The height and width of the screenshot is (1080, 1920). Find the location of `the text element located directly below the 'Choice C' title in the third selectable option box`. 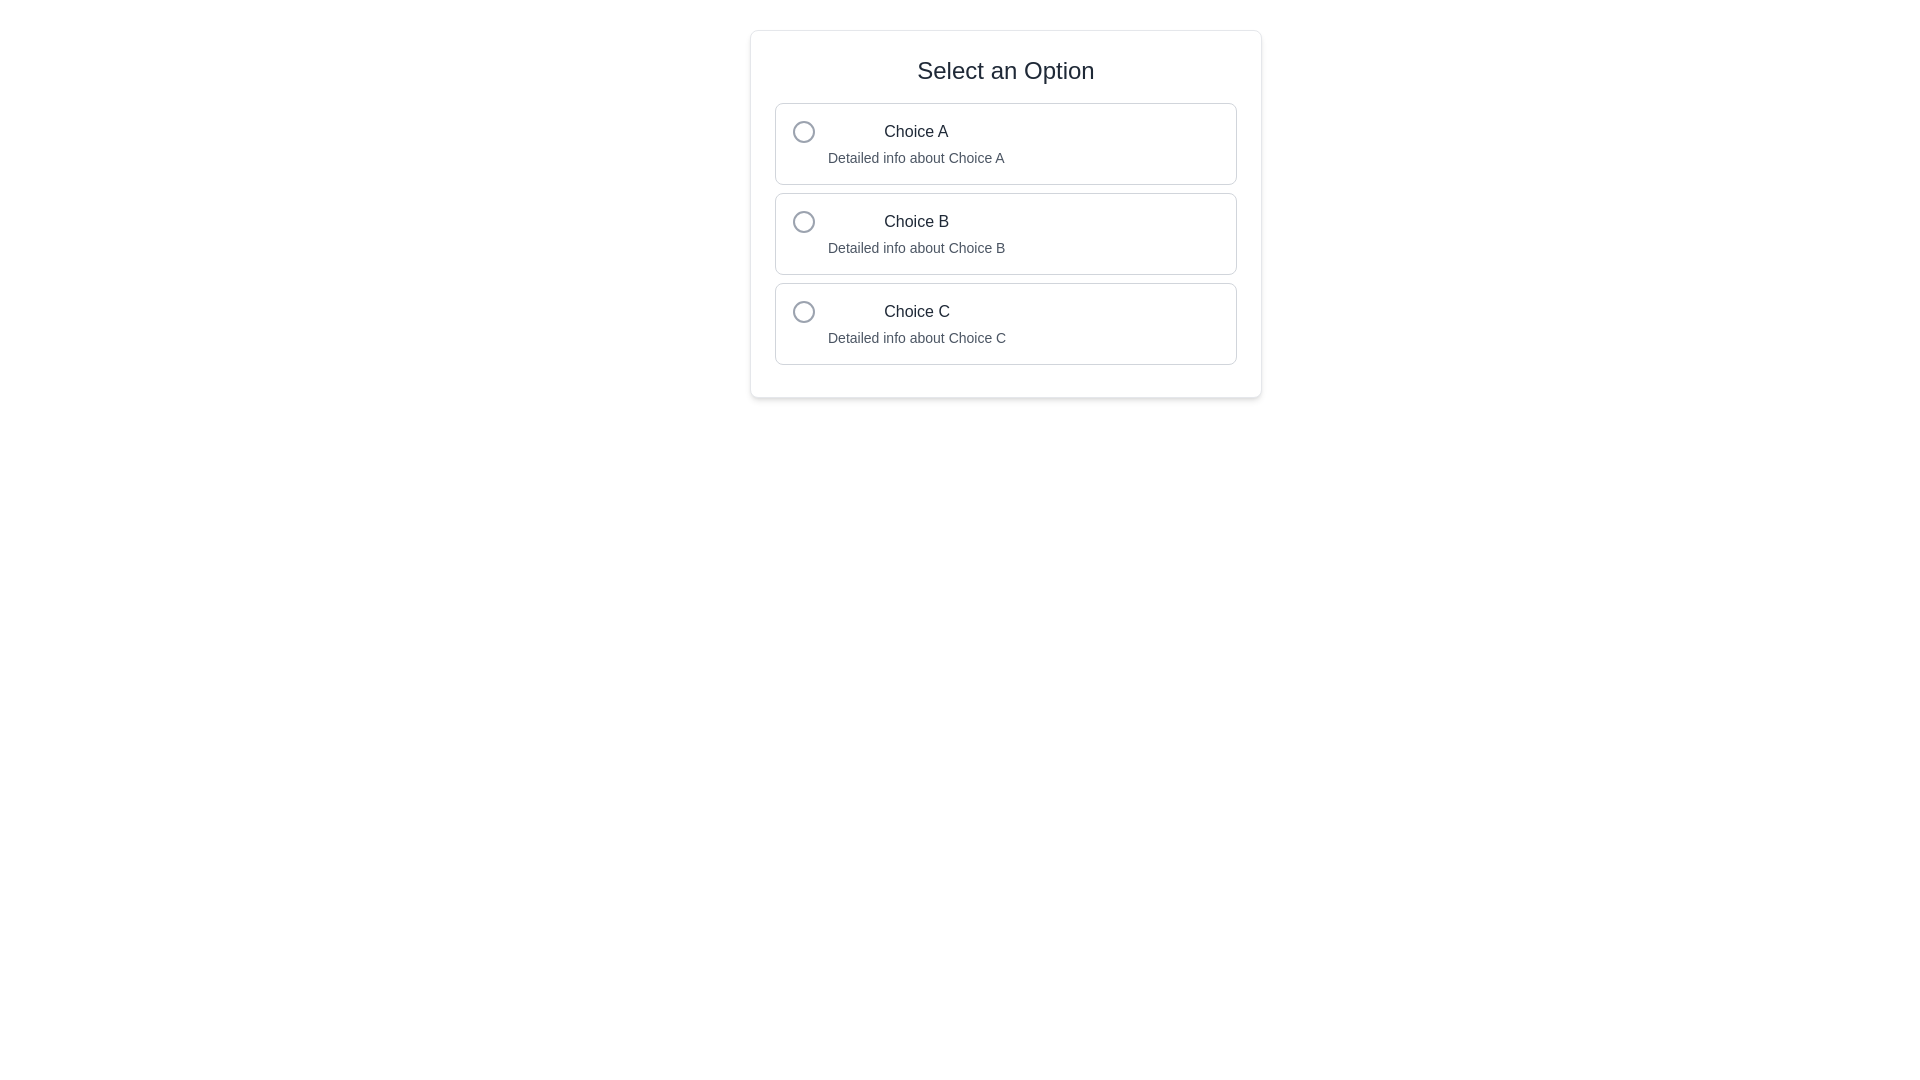

the text element located directly below the 'Choice C' title in the third selectable option box is located at coordinates (916, 337).